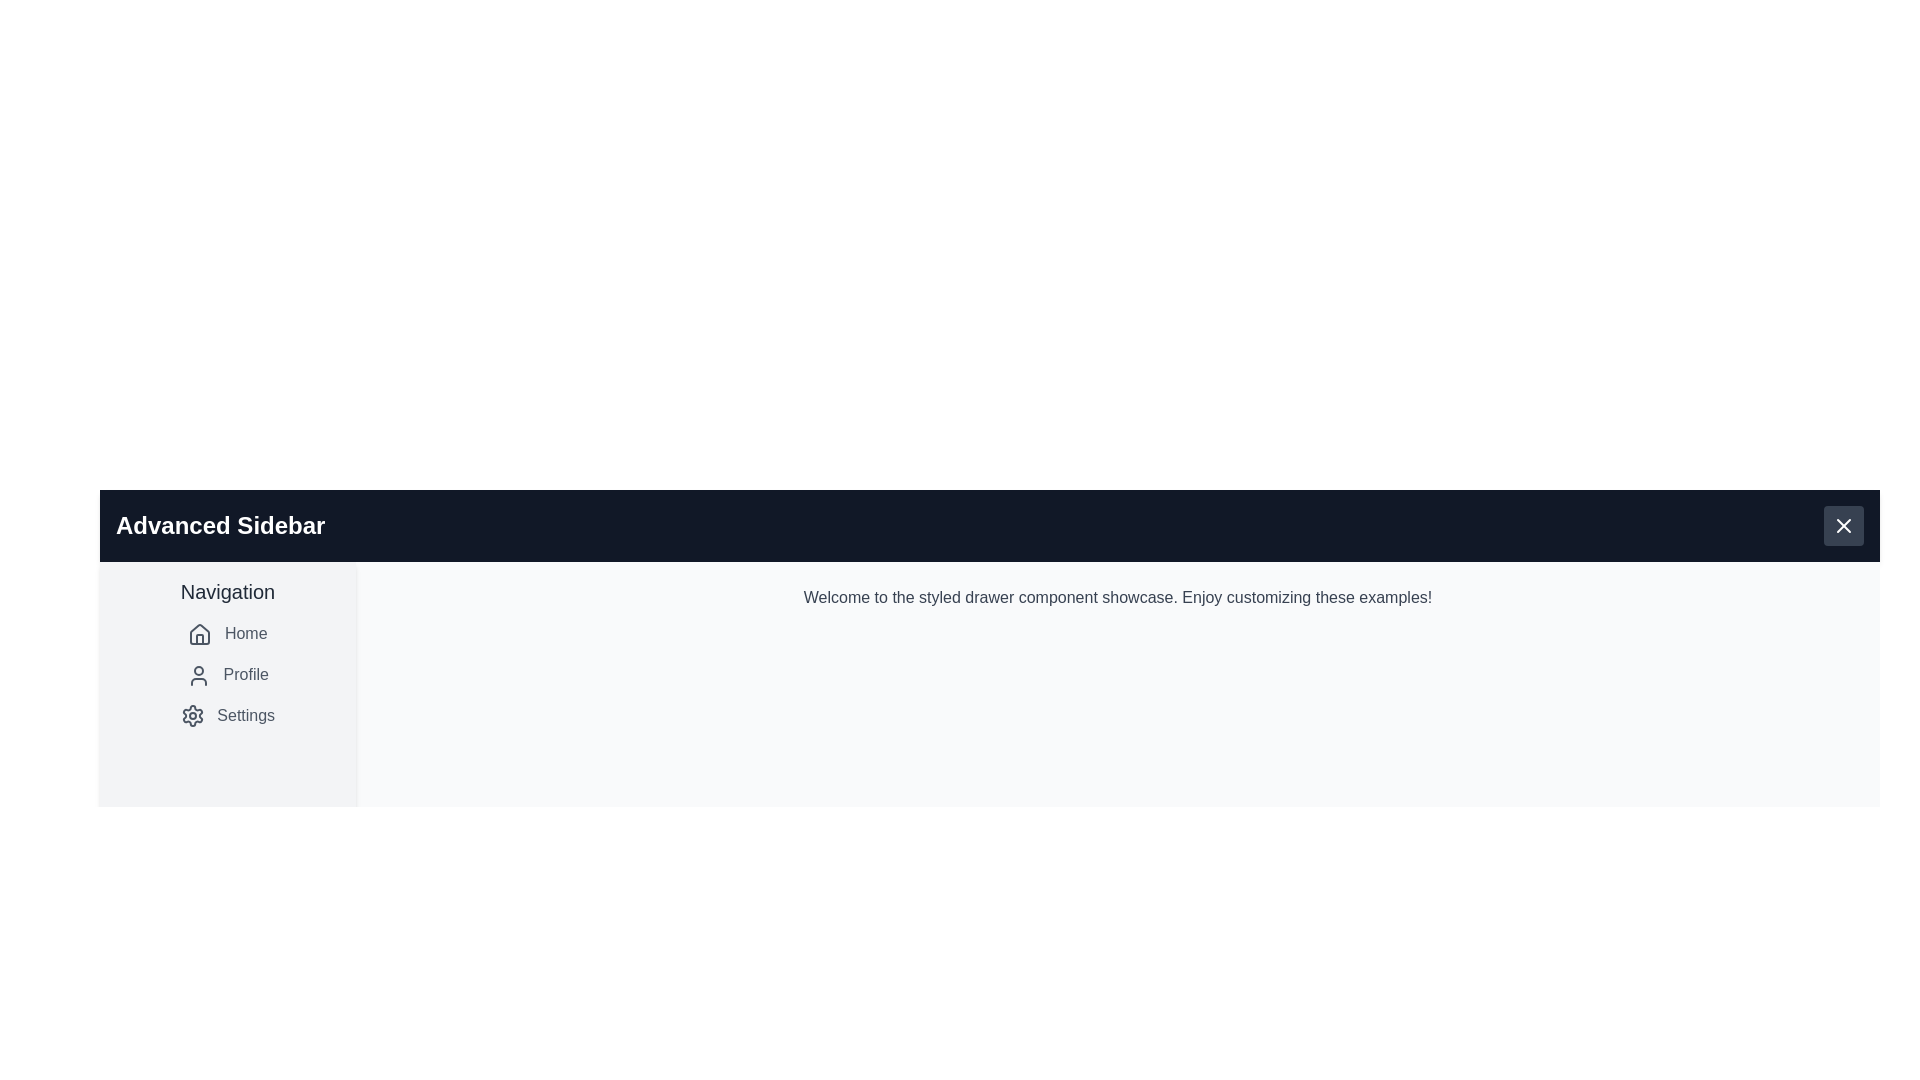  I want to click on the text element that reads 'Welcome to the styled drawer component showcase. Enjoy customizing these examples!' which is styled with gray font and centrally aligned within the main content area, so click(1117, 596).